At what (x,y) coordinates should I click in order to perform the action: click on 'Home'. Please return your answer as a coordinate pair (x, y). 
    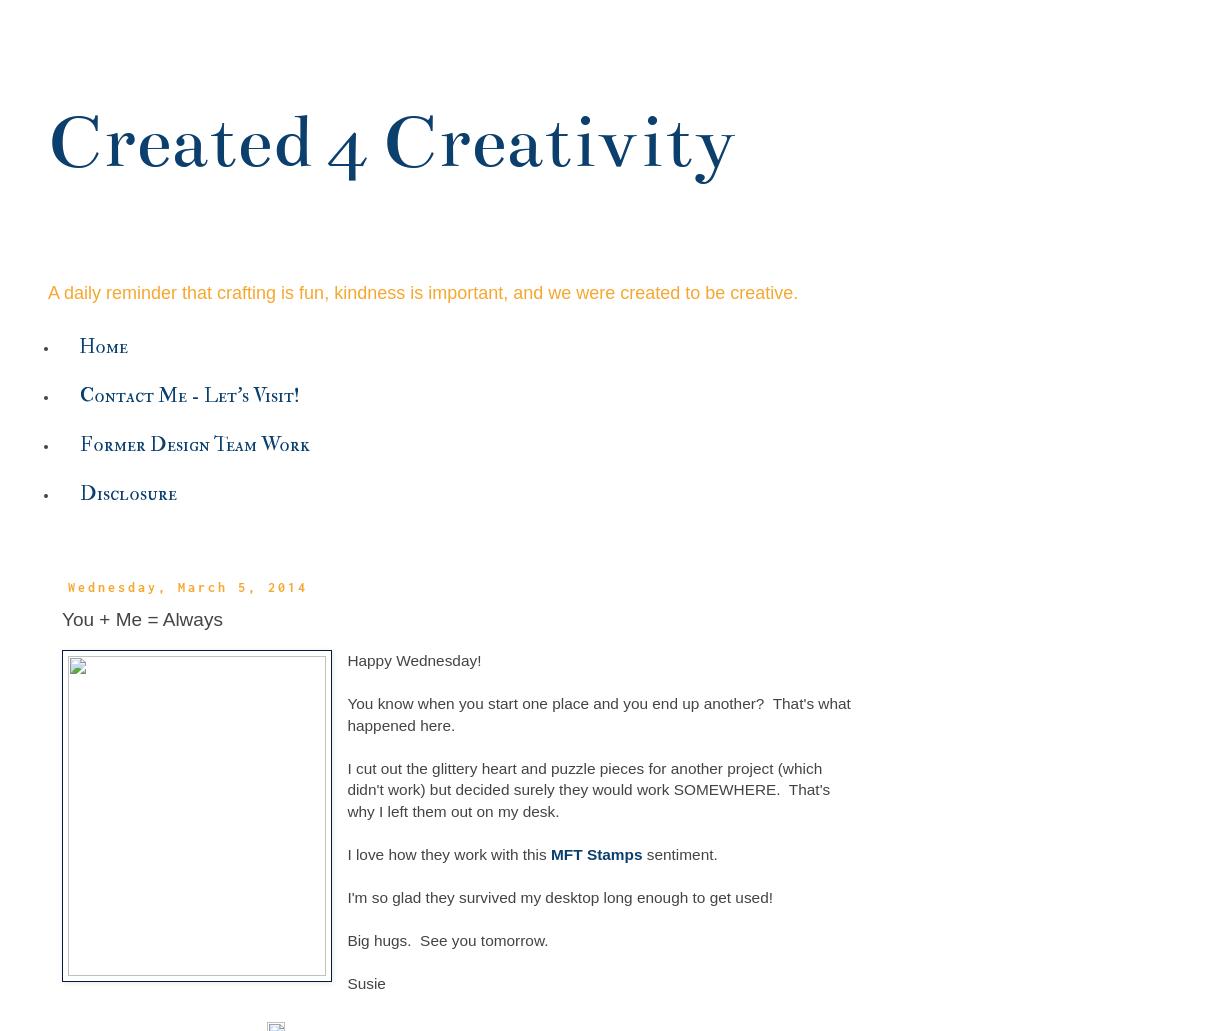
    Looking at the image, I should click on (103, 345).